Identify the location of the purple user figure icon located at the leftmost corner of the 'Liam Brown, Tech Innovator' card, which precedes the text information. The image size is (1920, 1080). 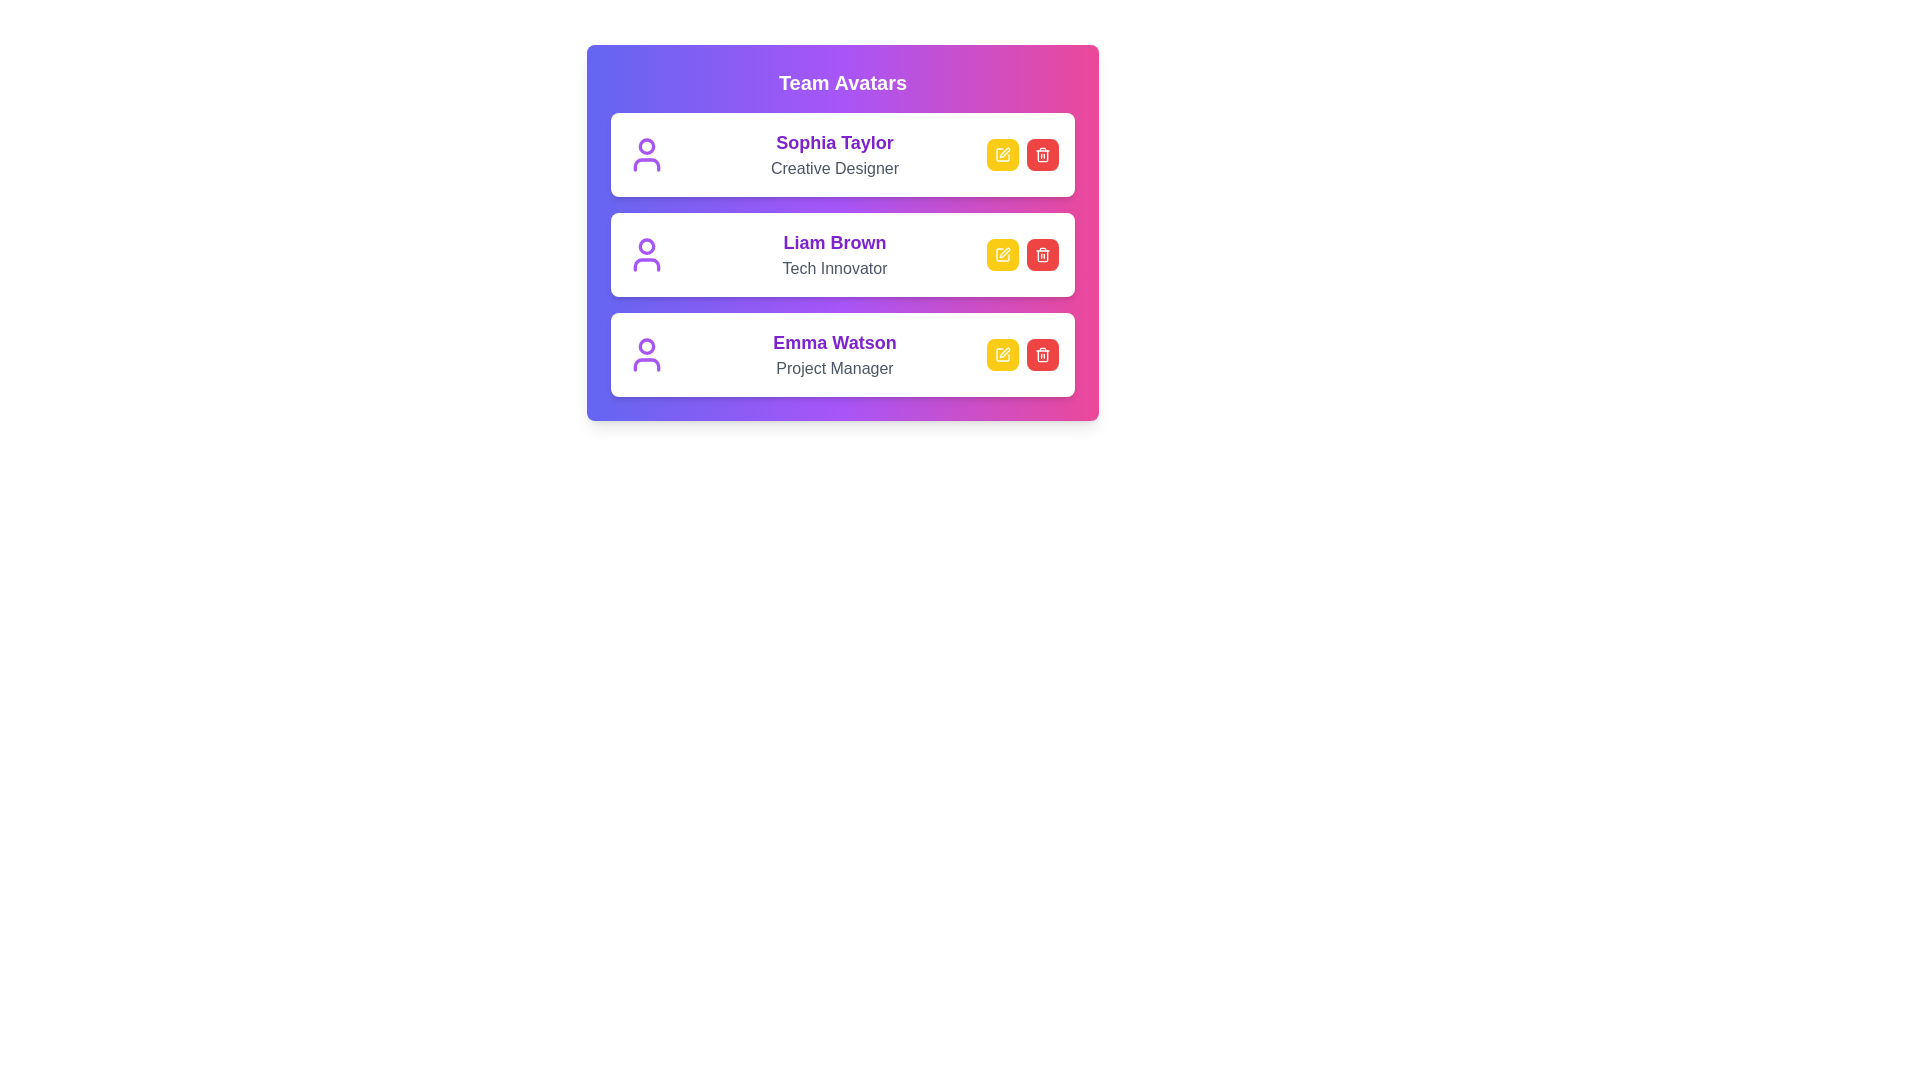
(647, 253).